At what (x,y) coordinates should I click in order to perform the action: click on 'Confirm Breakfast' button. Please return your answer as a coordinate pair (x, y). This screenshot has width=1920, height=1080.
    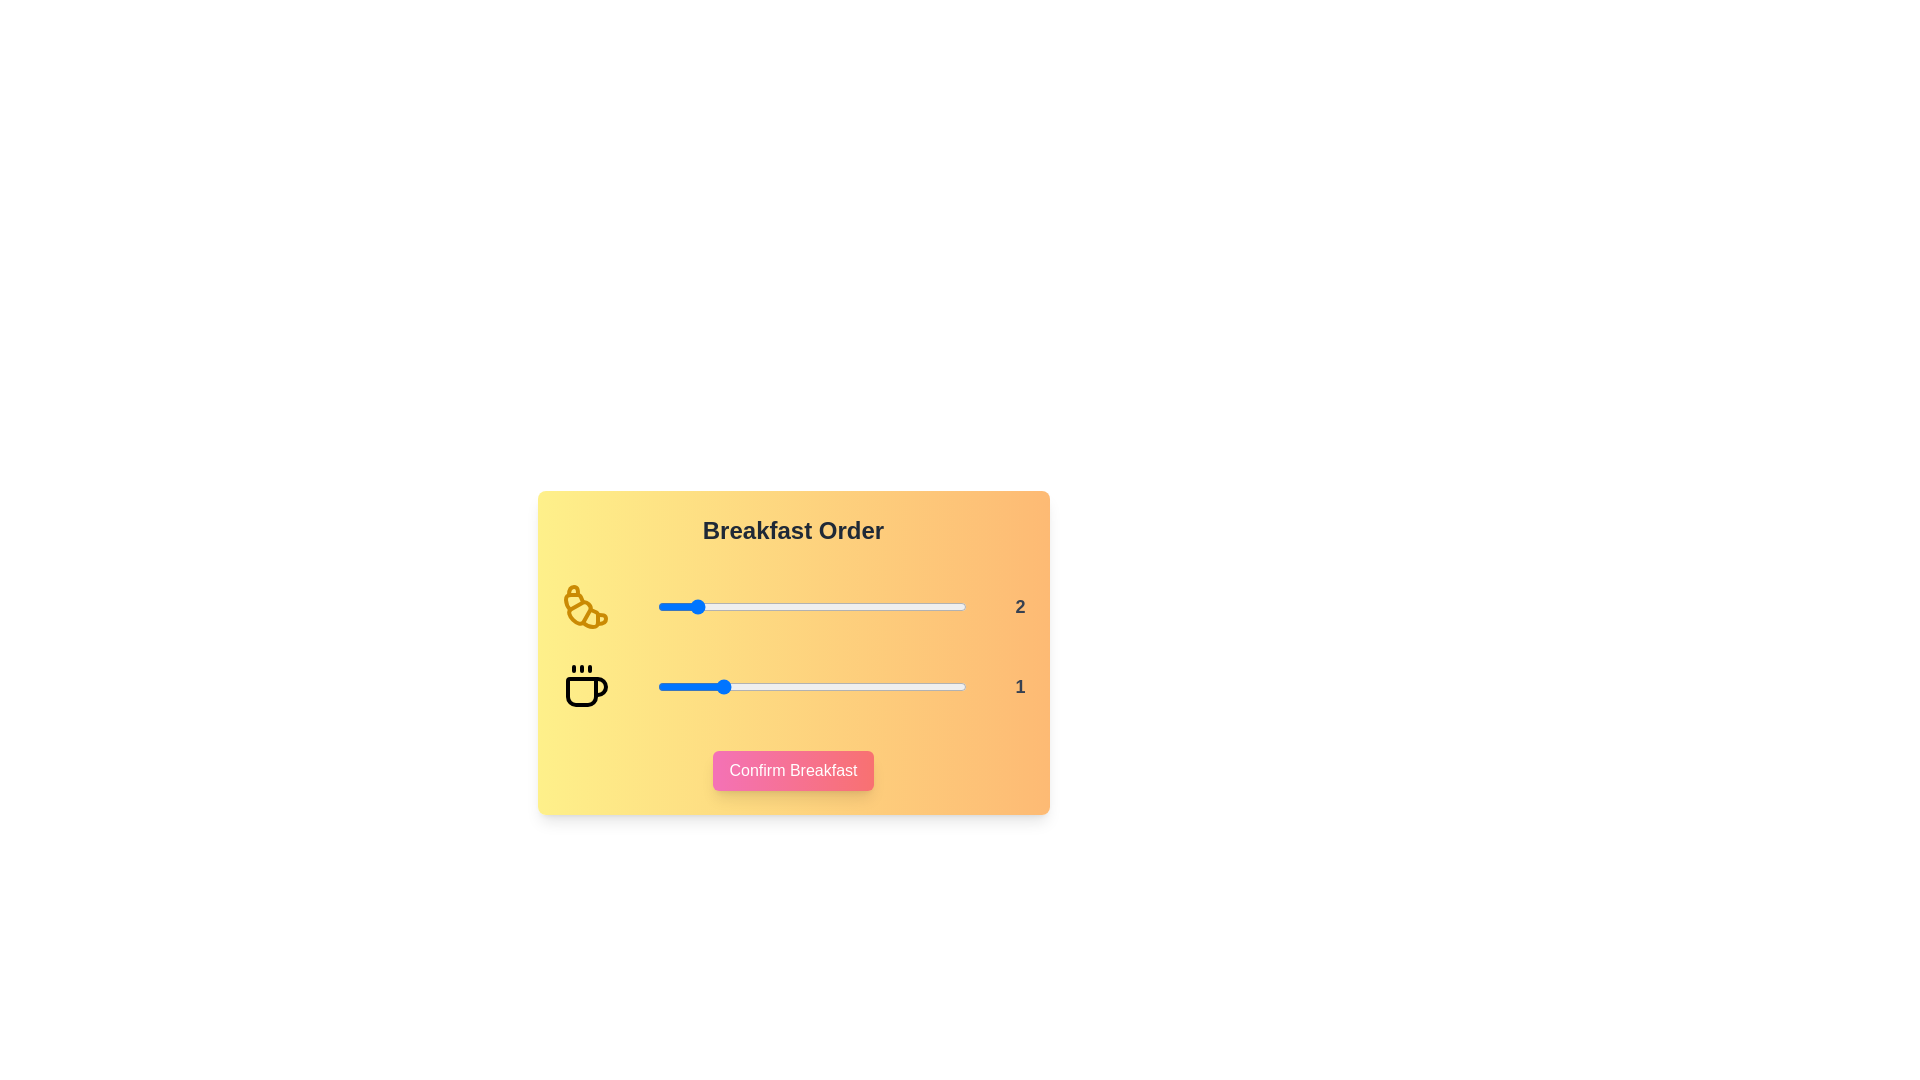
    Looking at the image, I should click on (792, 770).